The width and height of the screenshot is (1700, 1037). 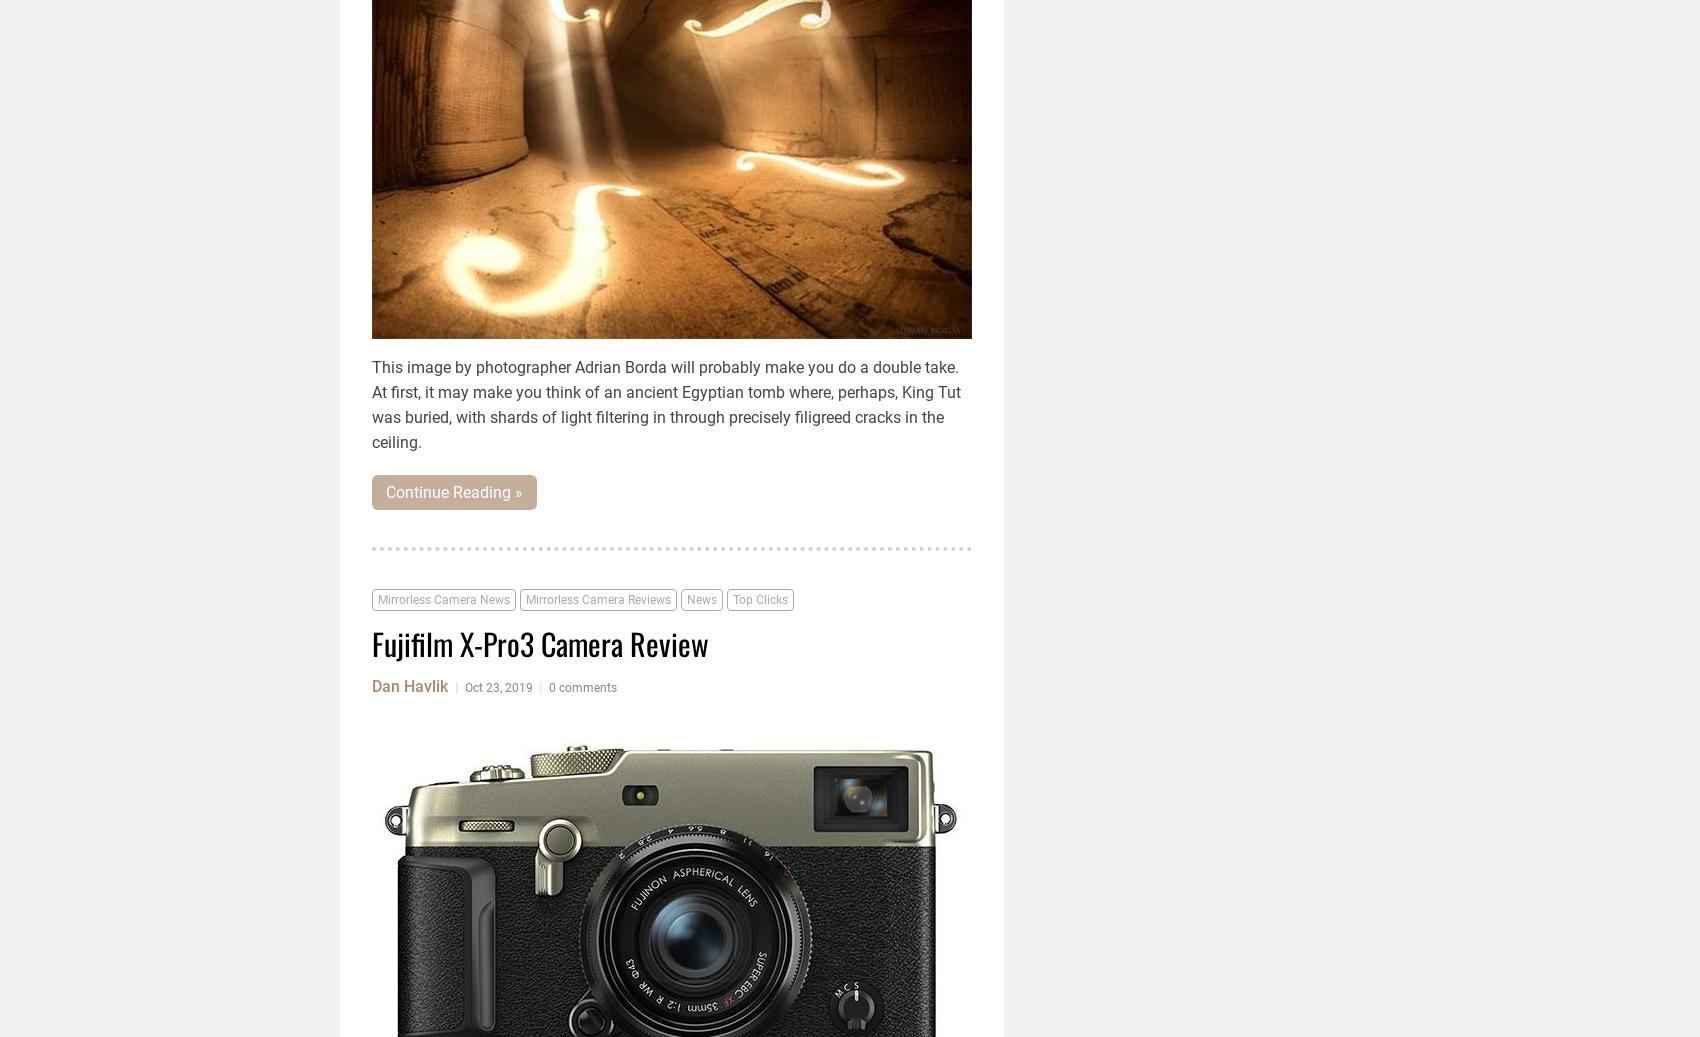 I want to click on 'Mirrorless Camera Reviews', so click(x=597, y=600).